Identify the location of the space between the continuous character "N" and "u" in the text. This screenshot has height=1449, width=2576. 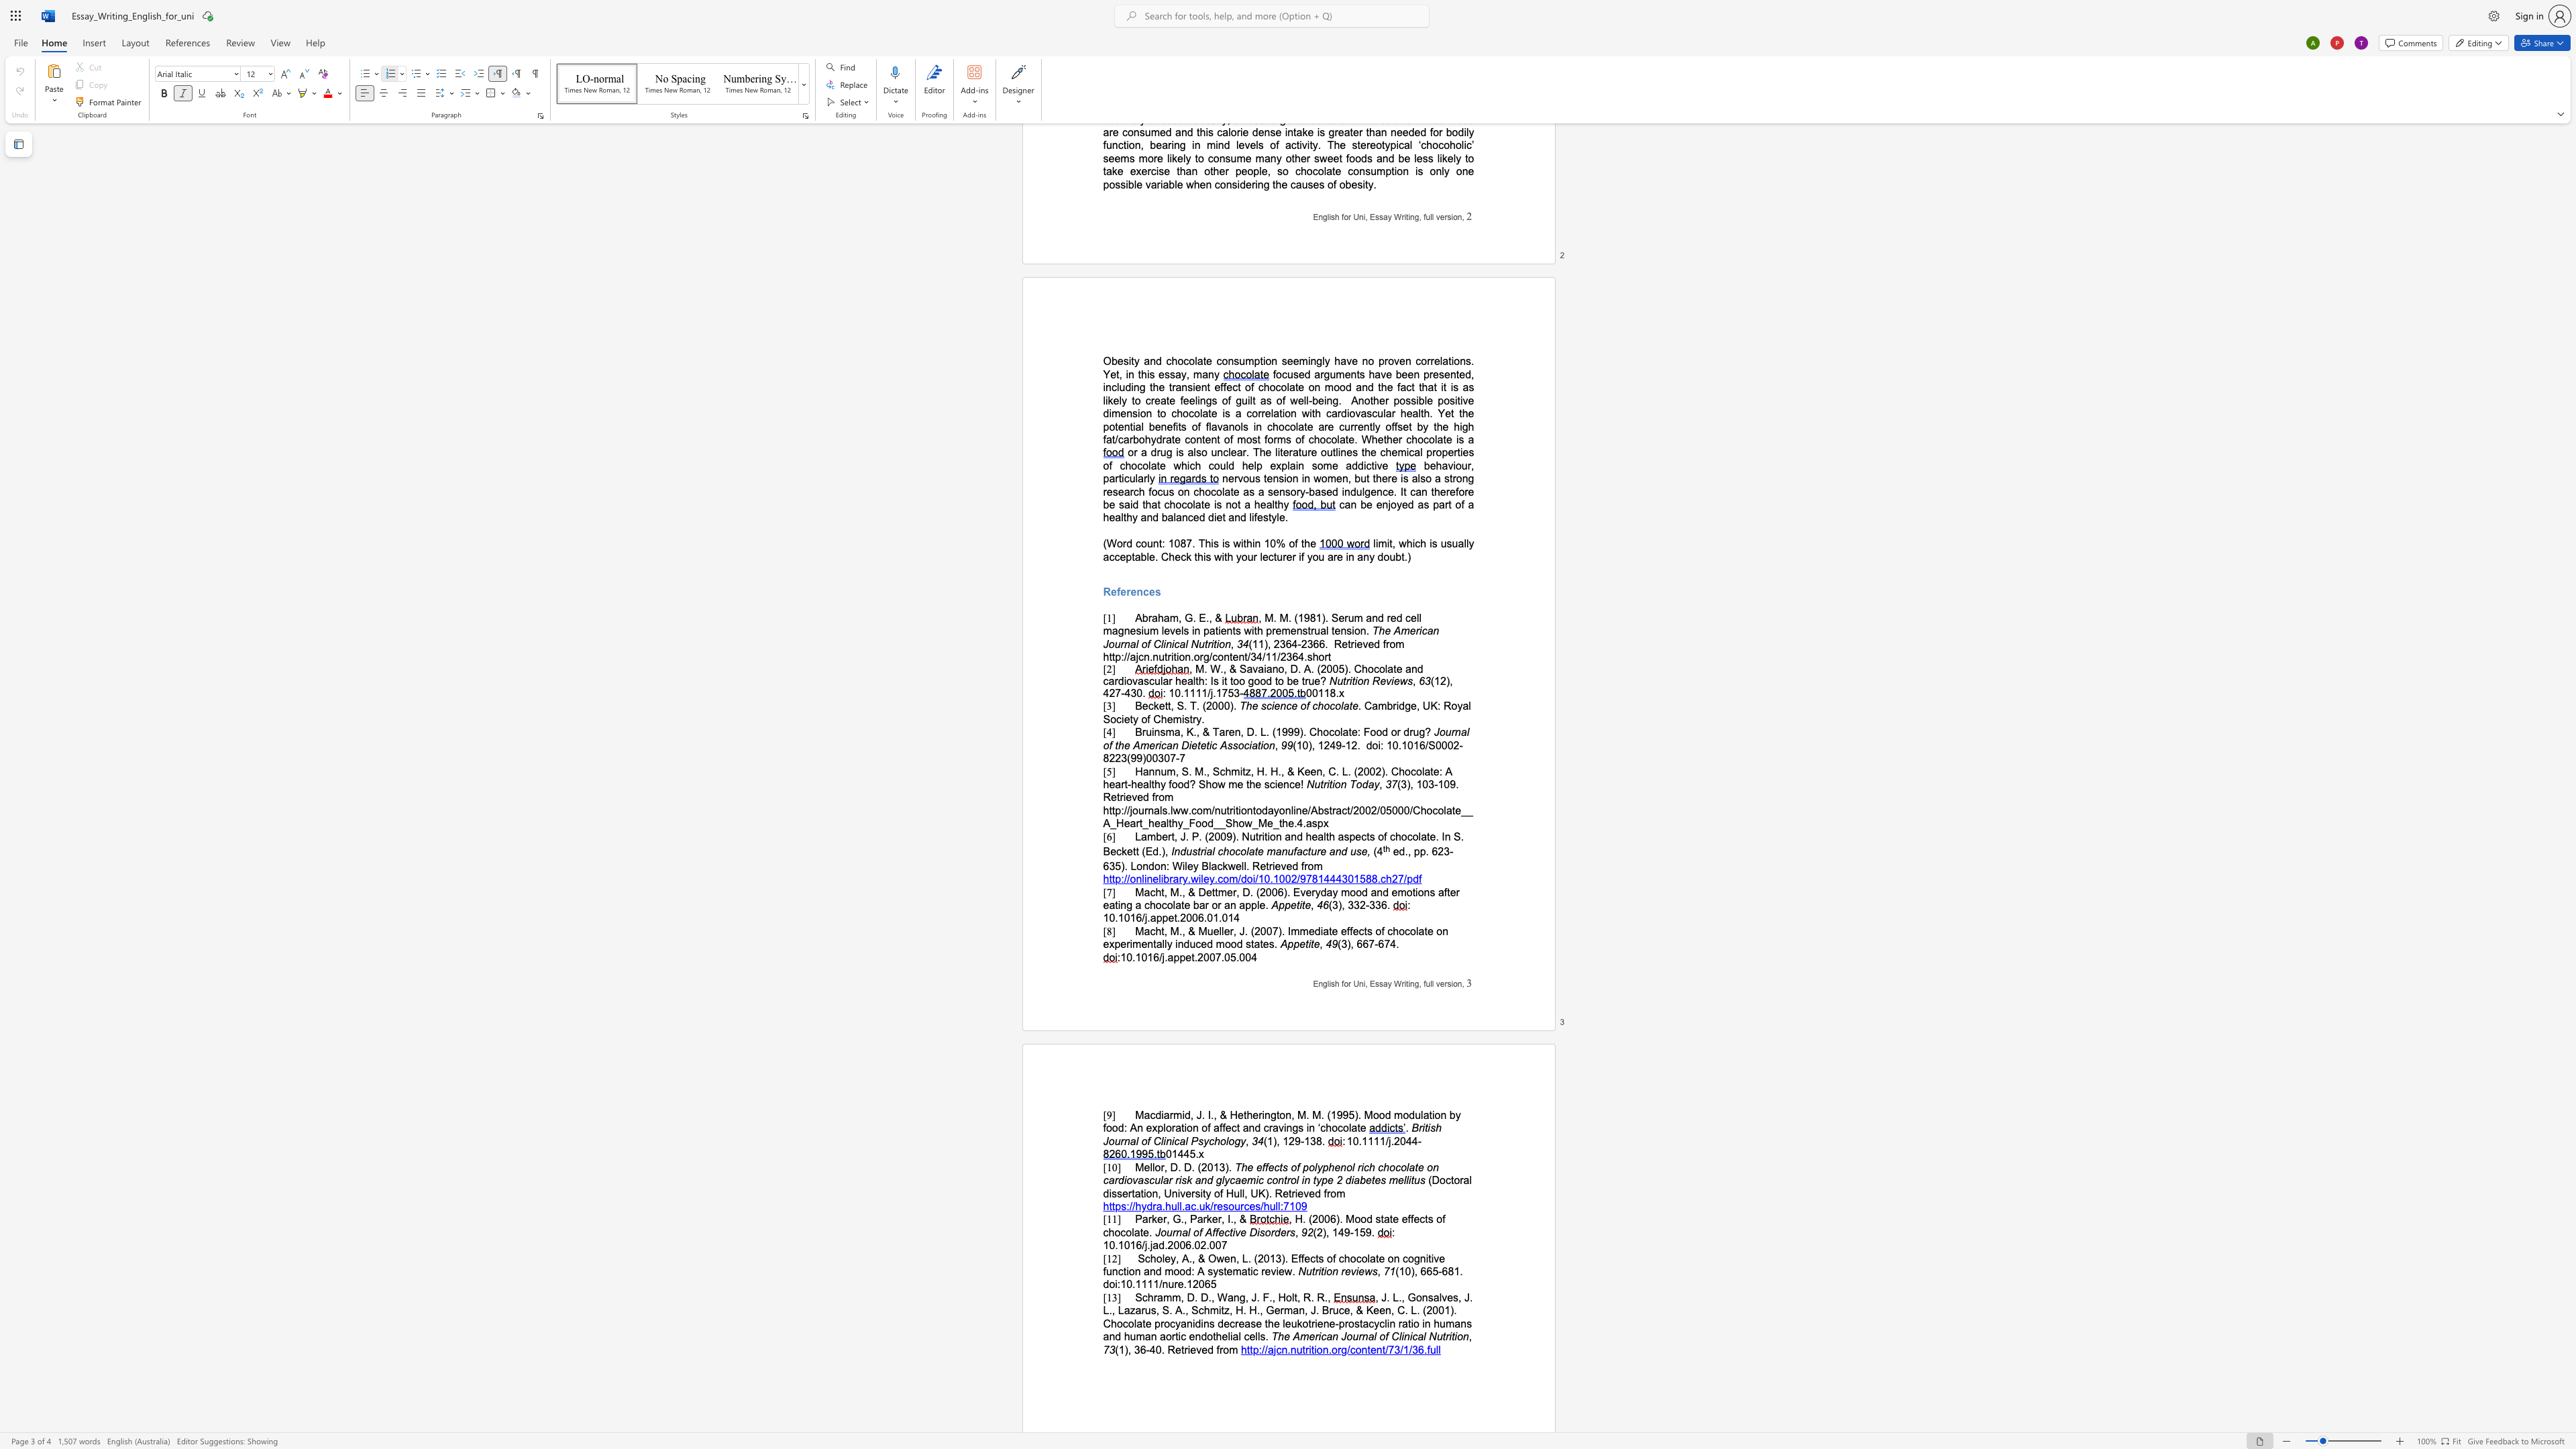
(1305, 1271).